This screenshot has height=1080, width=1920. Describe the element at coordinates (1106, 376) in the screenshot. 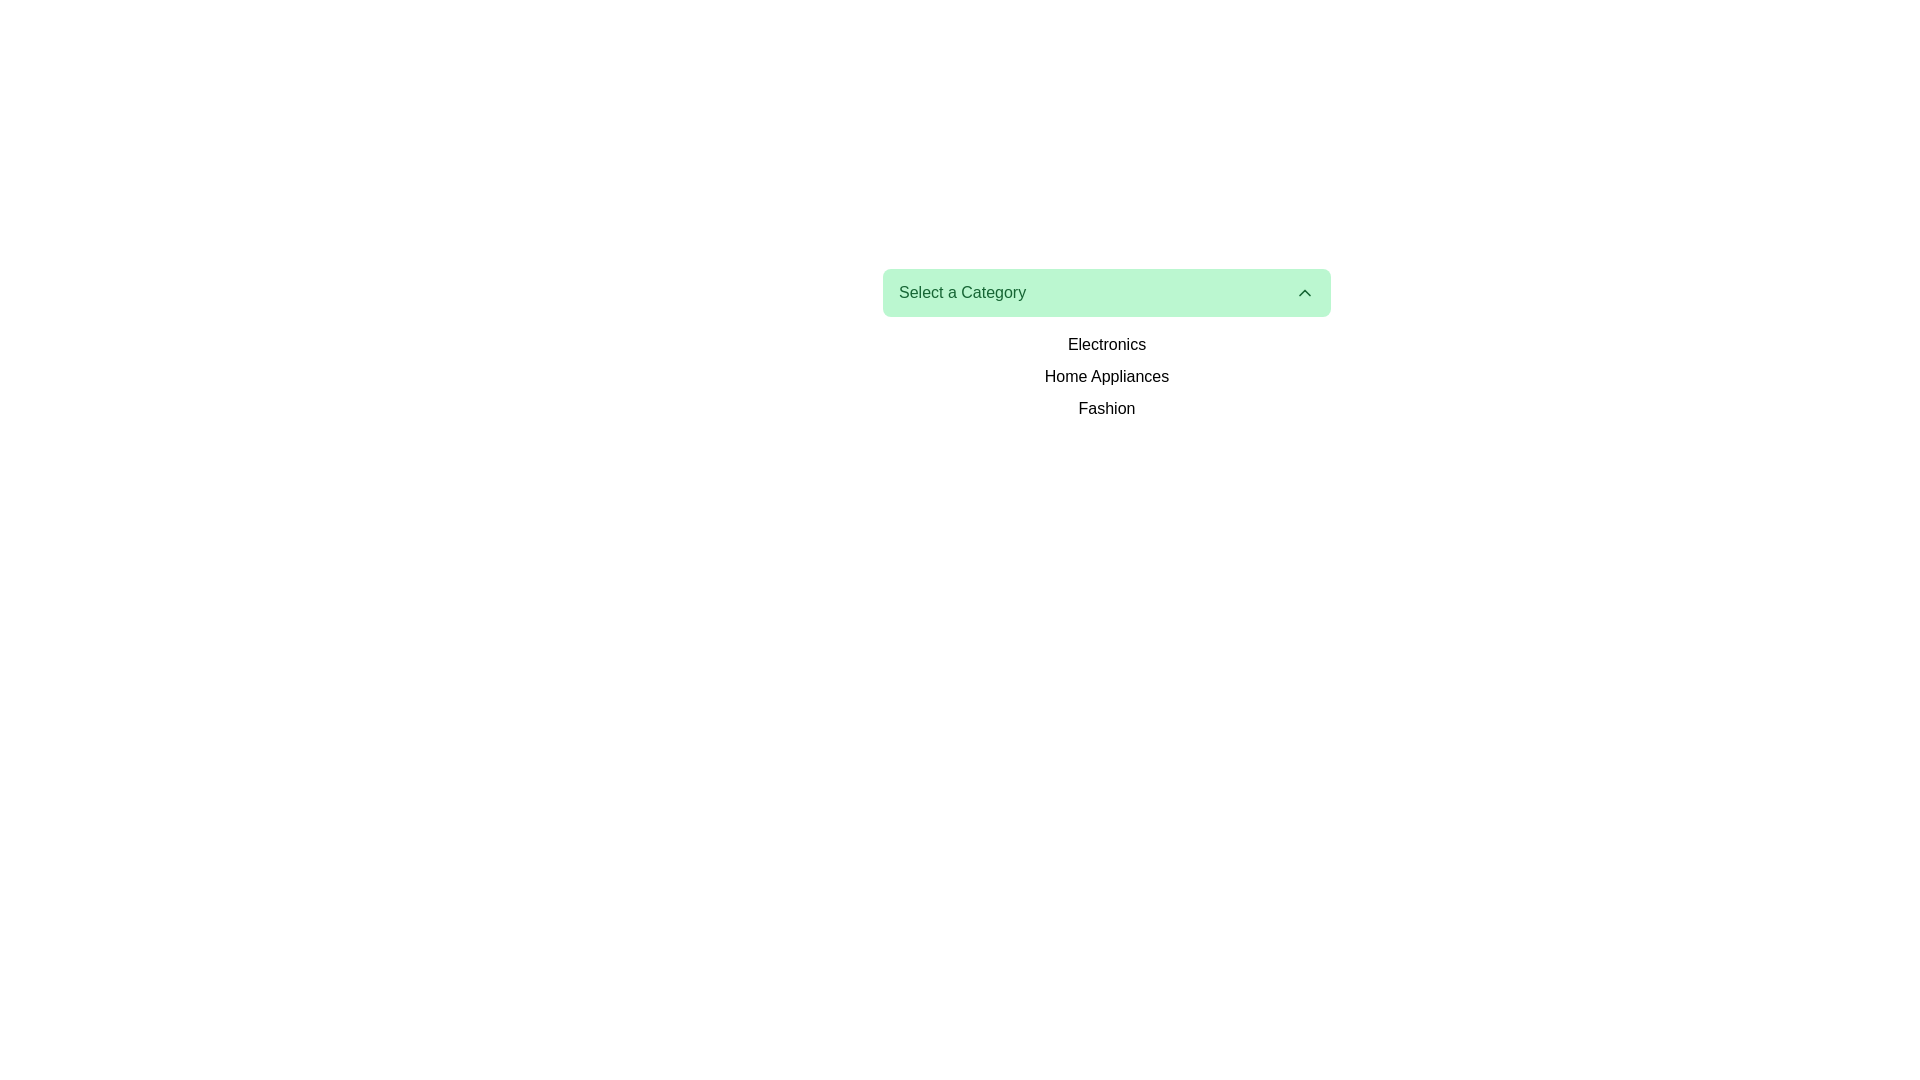

I see `the 'Home Appliances' text label in the dropdown menu` at that location.